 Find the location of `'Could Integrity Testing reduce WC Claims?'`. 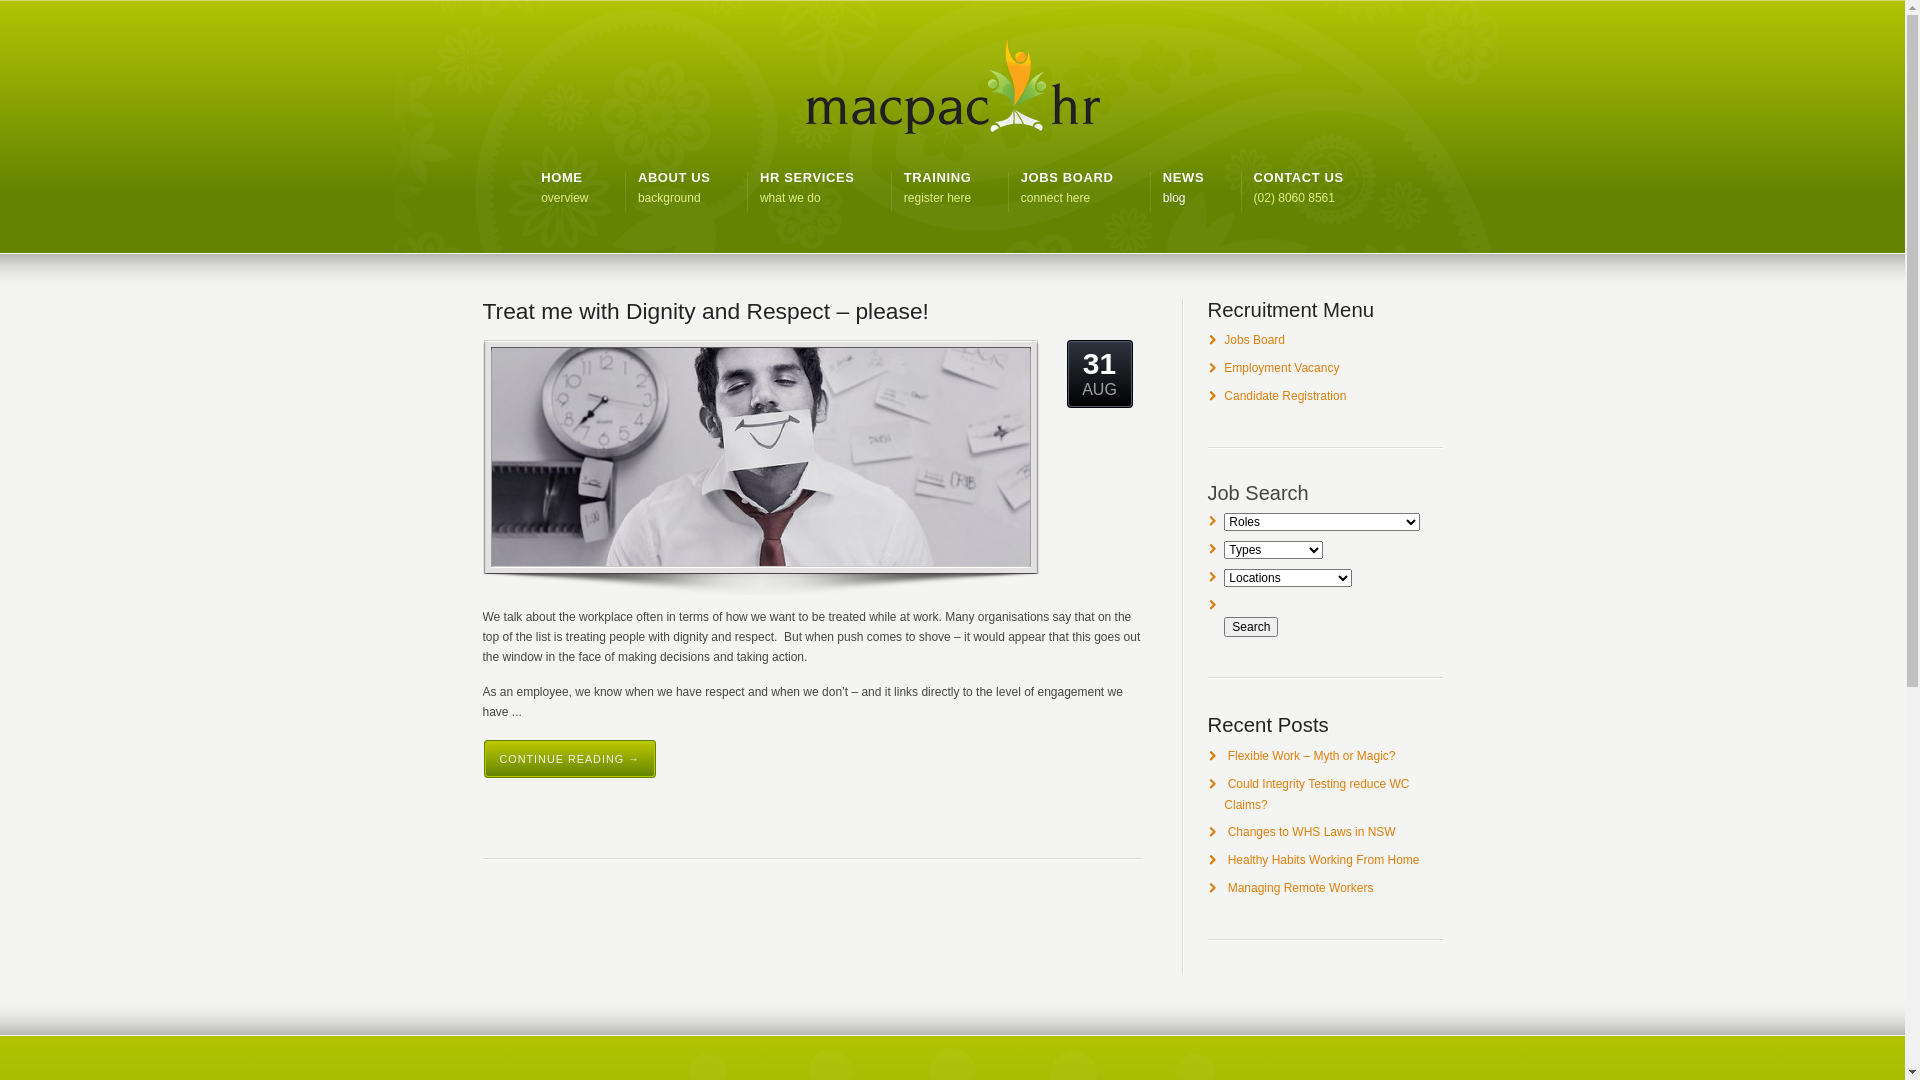

'Could Integrity Testing reduce WC Claims?' is located at coordinates (1316, 793).